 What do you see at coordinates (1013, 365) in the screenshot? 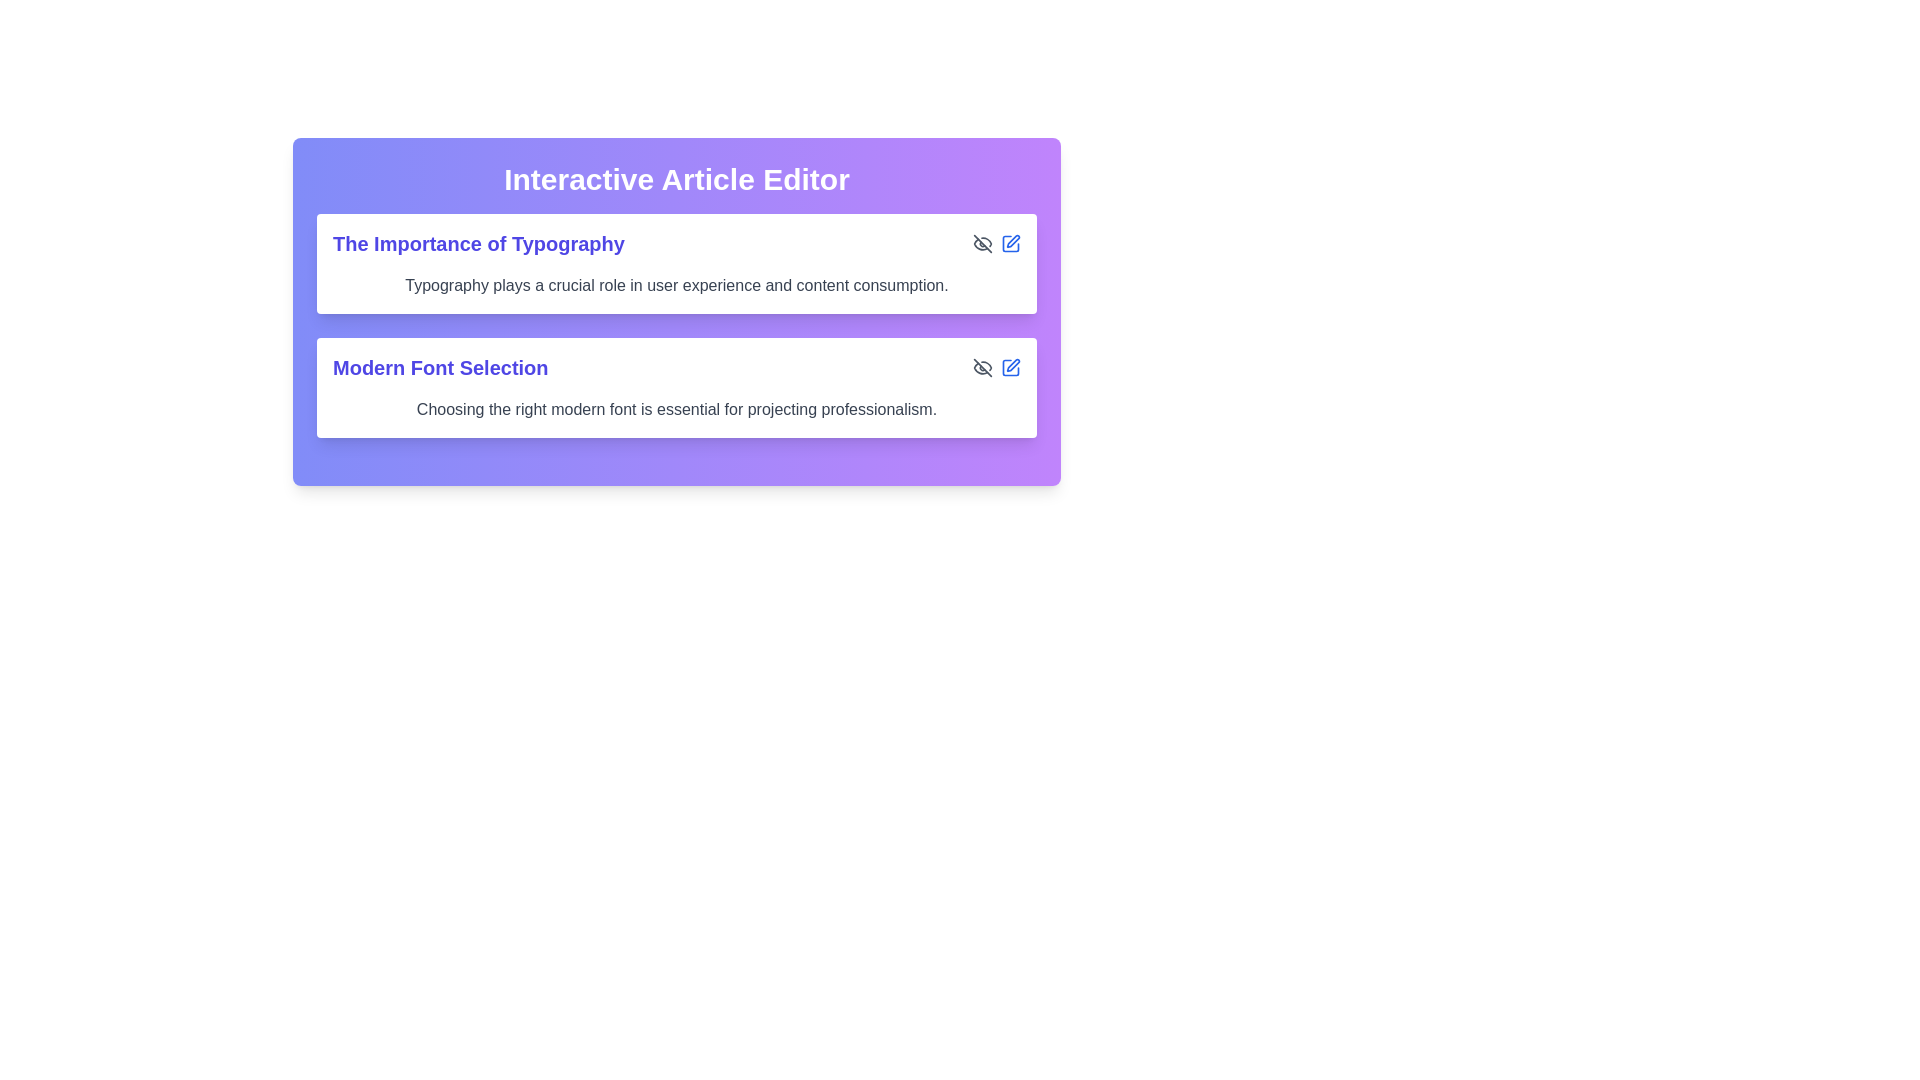
I see `the small blue pen-shaped icon button representing the edit action, located to the right of the second article entry` at bounding box center [1013, 365].